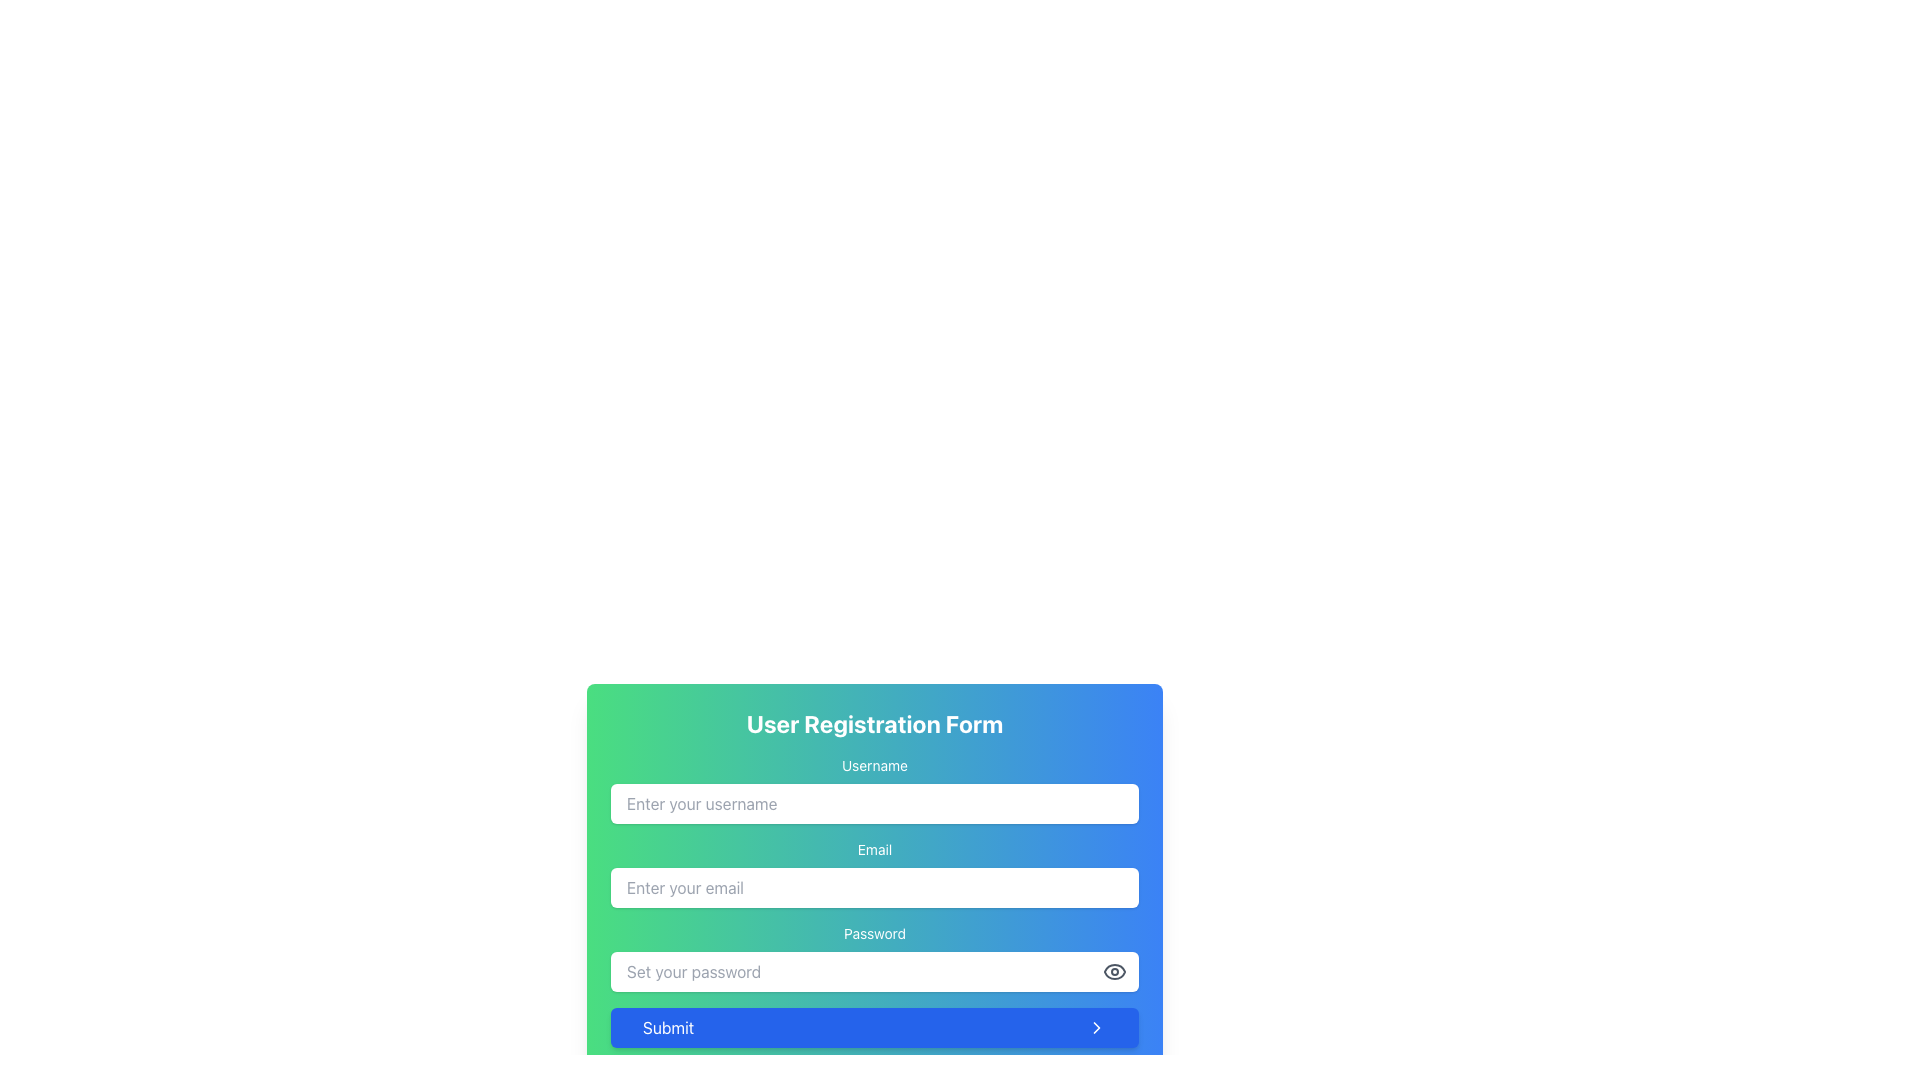 The width and height of the screenshot is (1920, 1080). What do you see at coordinates (1113, 971) in the screenshot?
I see `the eye icon within the button` at bounding box center [1113, 971].